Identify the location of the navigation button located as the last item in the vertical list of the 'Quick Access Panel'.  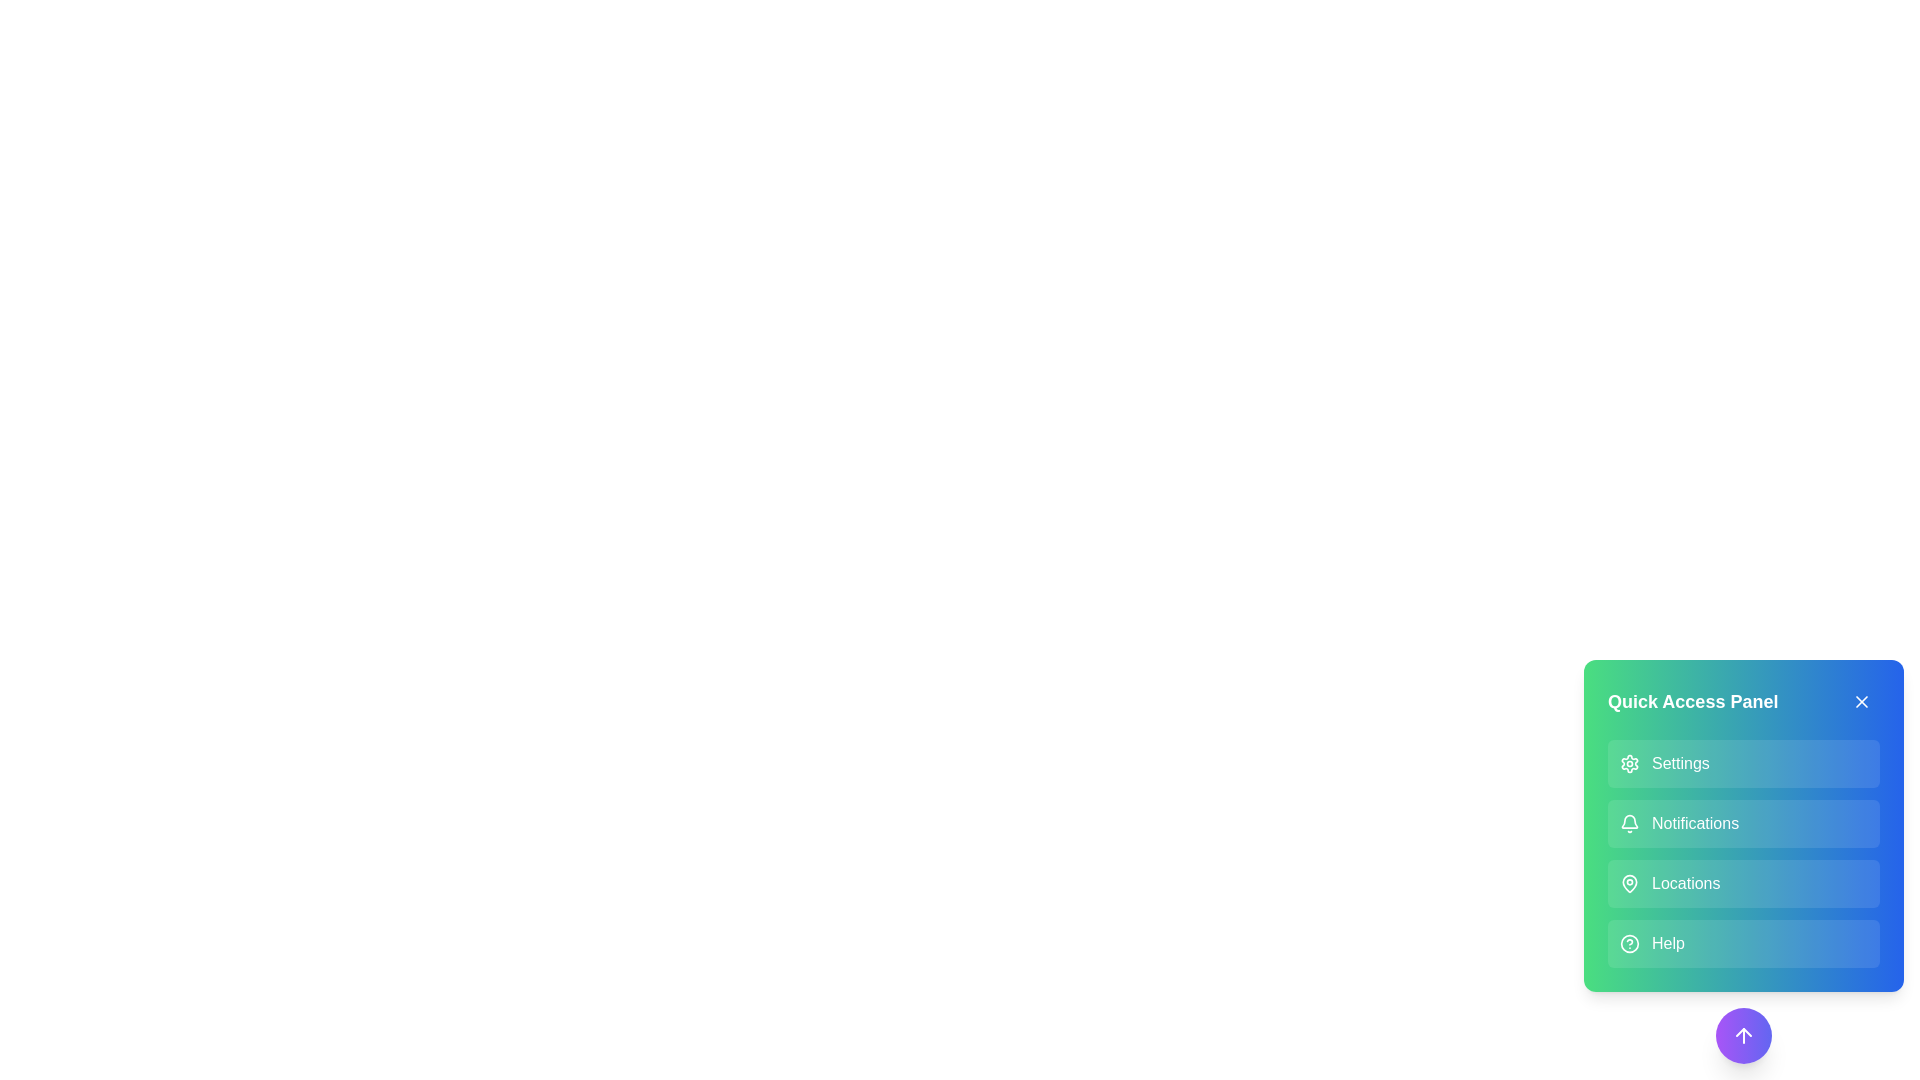
(1742, 944).